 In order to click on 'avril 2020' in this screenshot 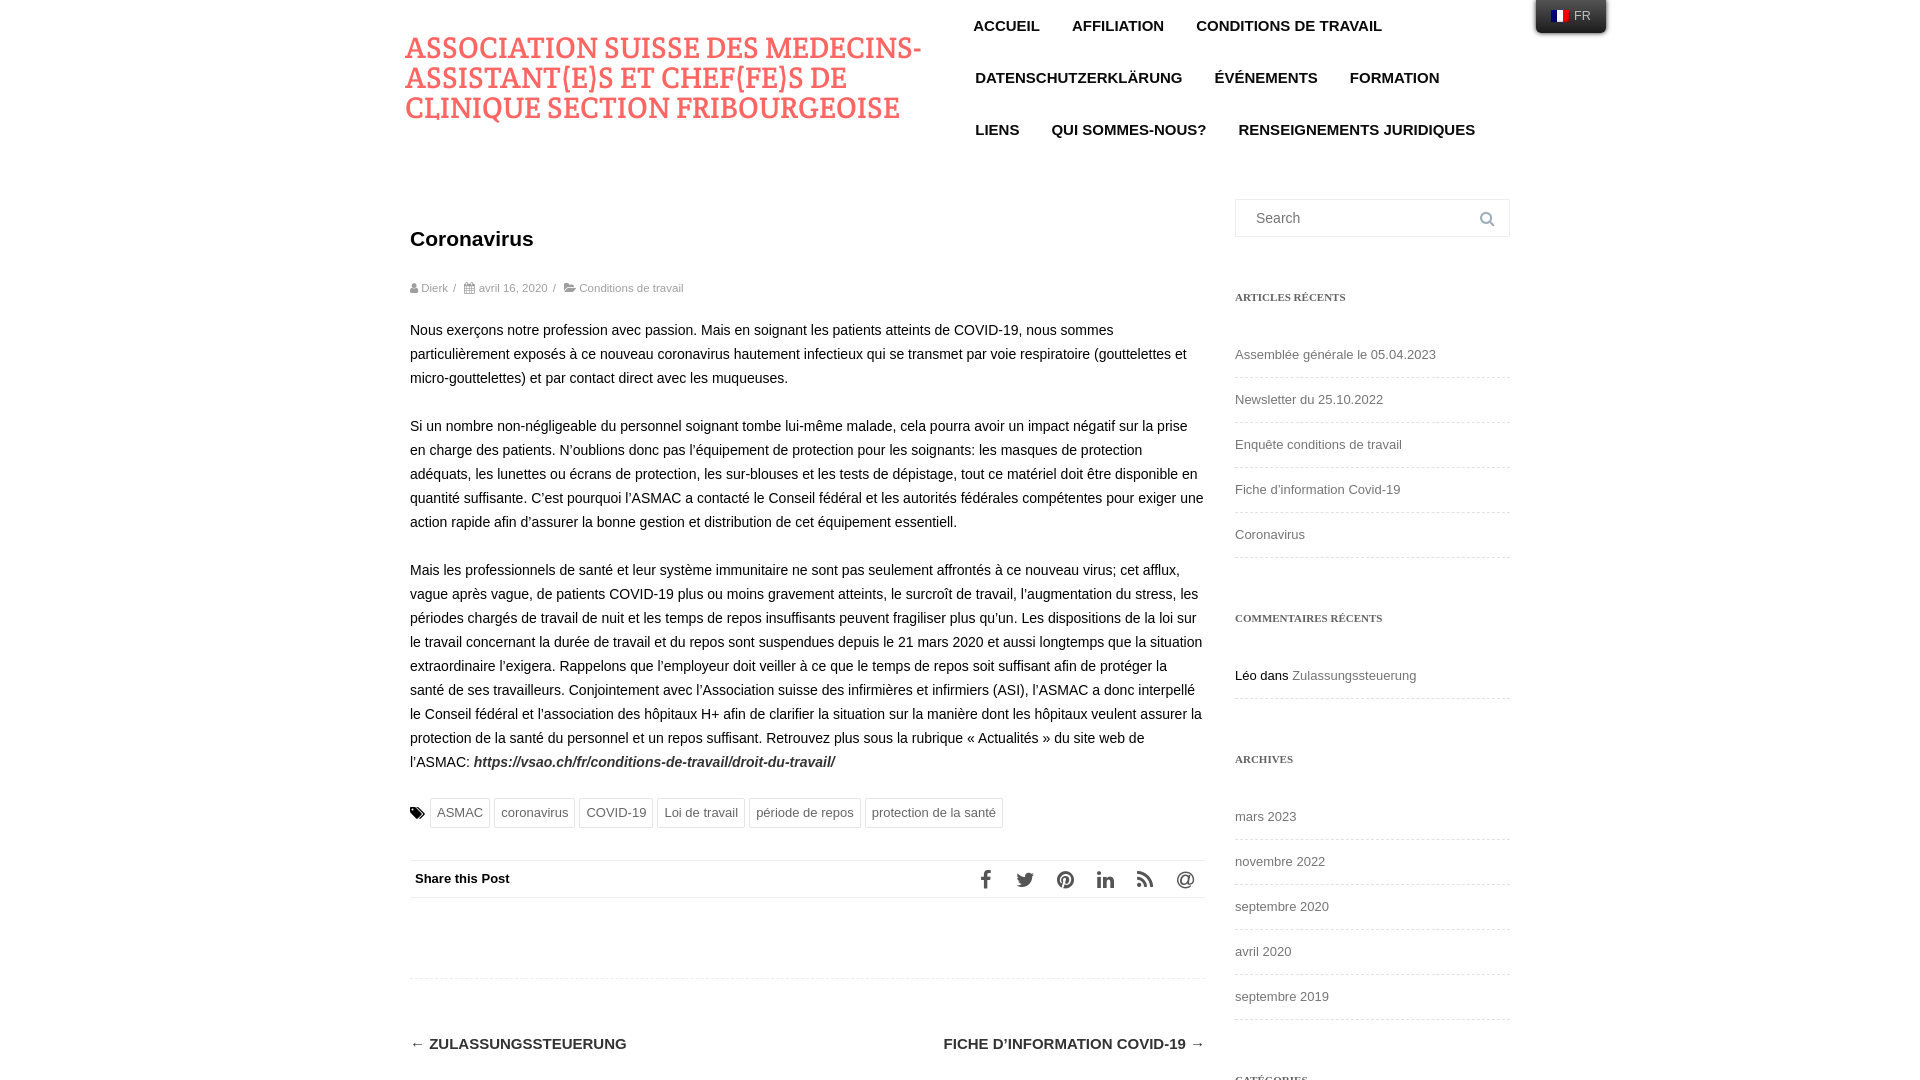, I will do `click(1261, 950)`.